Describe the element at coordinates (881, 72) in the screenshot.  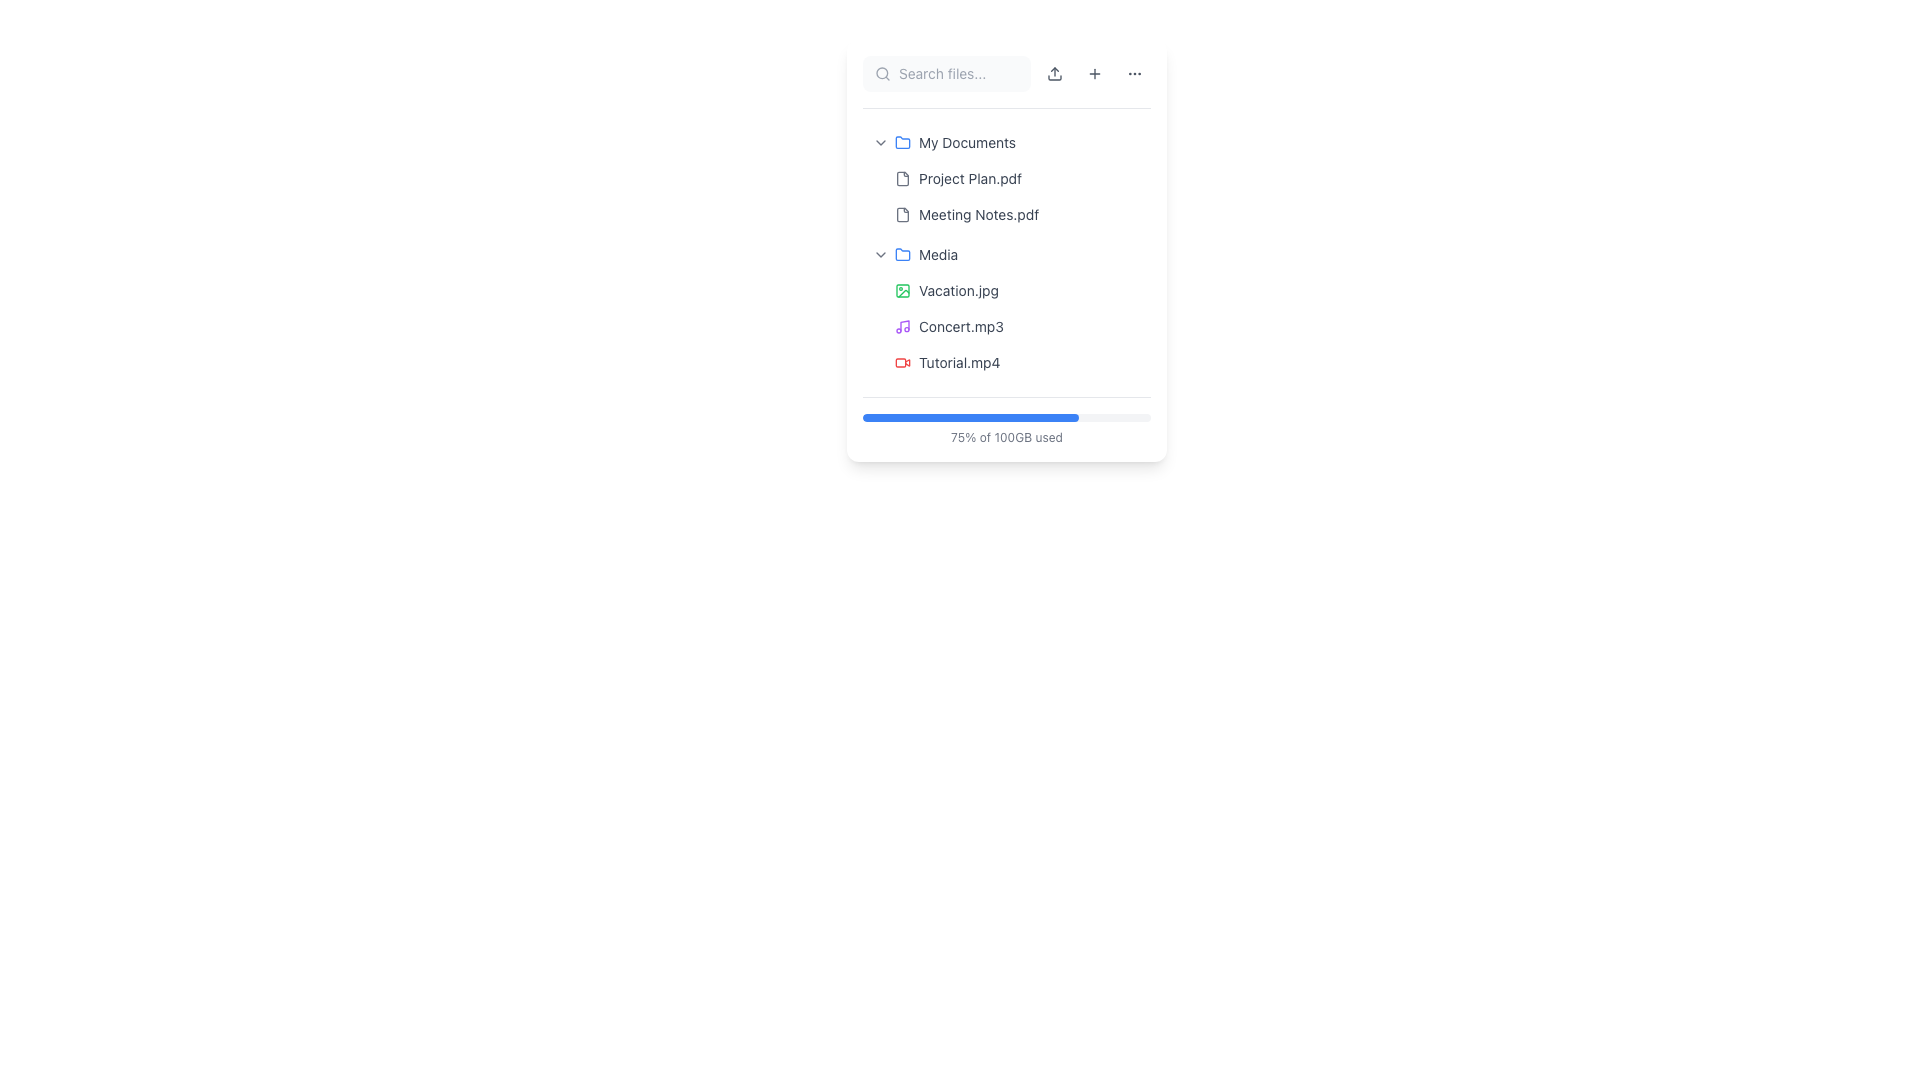
I see `the search field associated with the graphical circle representing a search icon located within an SVG structure` at that location.